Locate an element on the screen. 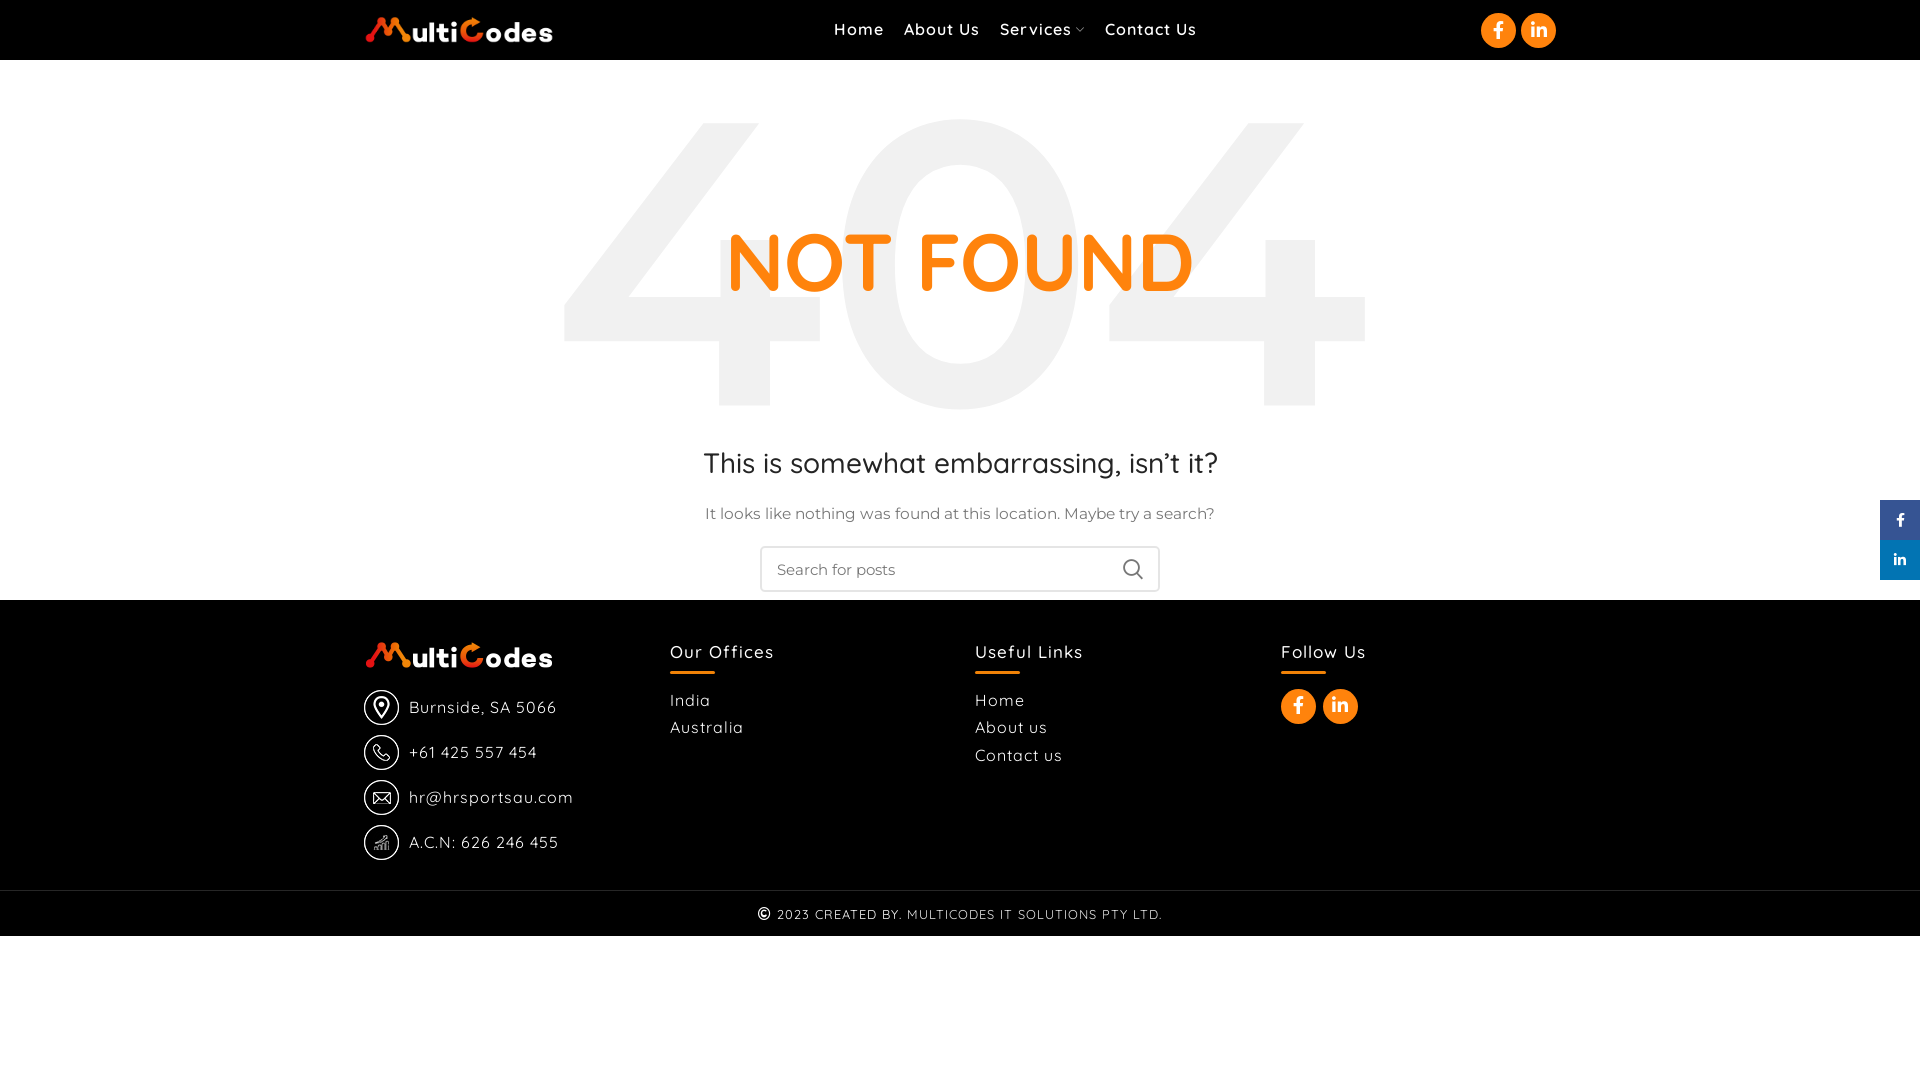 This screenshot has width=1920, height=1080. 'About Us' is located at coordinates (940, 30).